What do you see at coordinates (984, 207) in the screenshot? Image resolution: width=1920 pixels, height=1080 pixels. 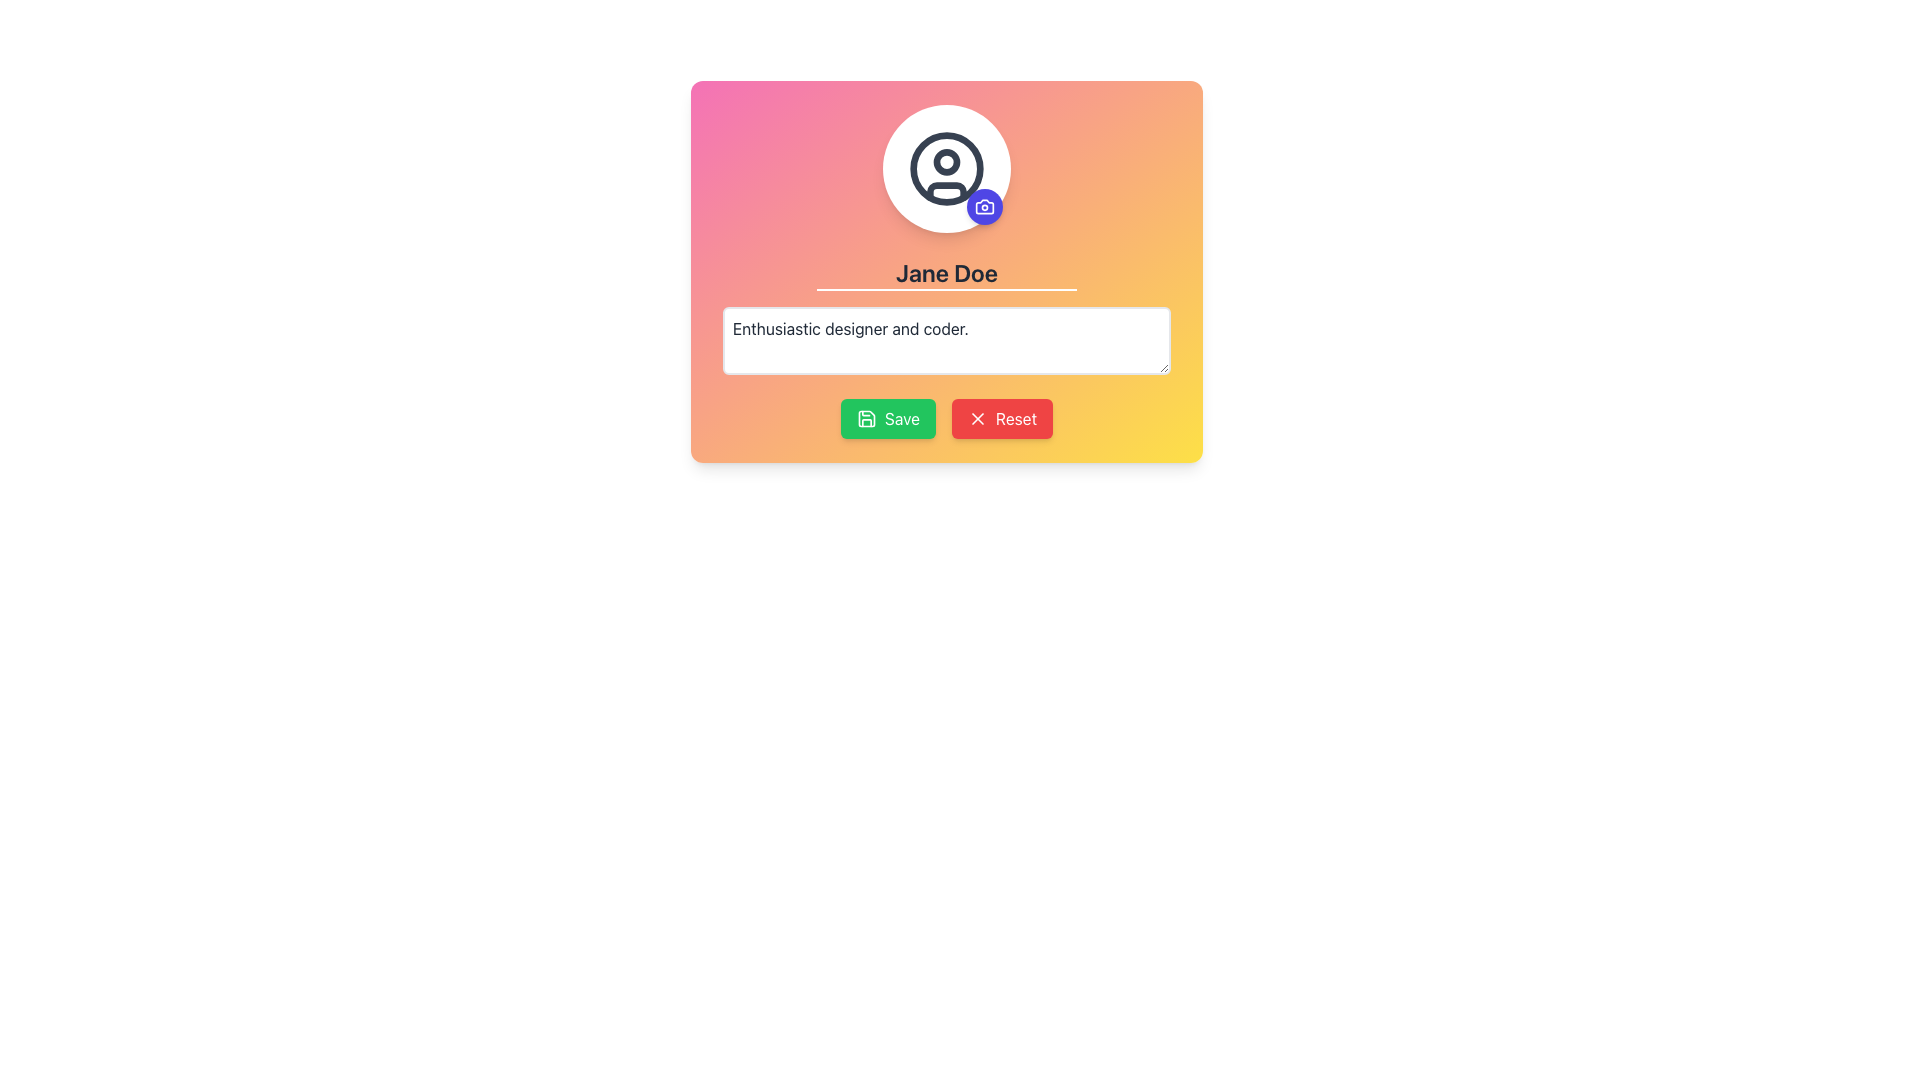 I see `the camera or upload icon located within the circular overlay on the lower-right side of the large profile picture` at bounding box center [984, 207].